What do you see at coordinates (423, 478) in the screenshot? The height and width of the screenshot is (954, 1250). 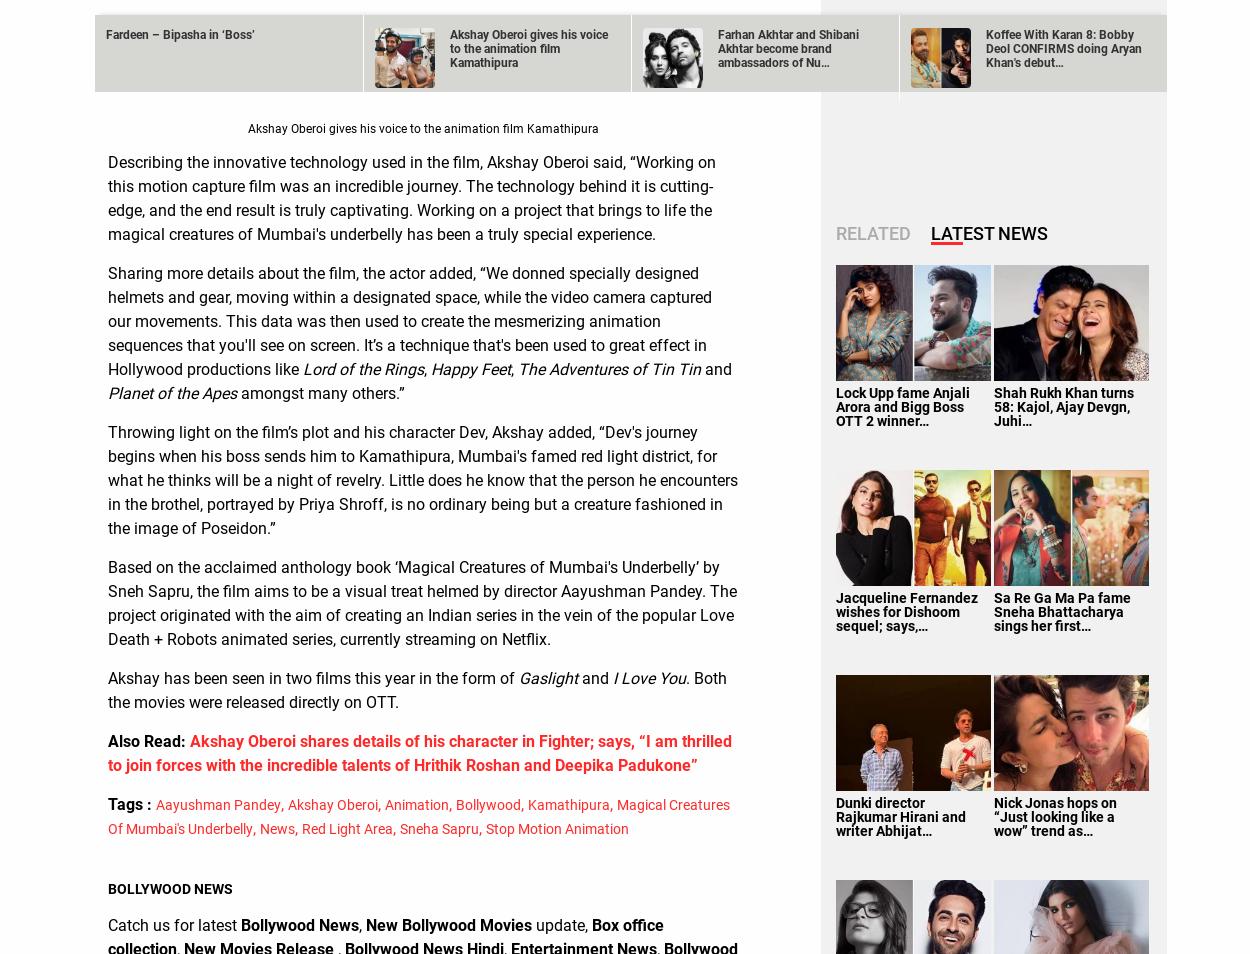 I see `'Throwing light on the film’s plot and his character Dev, Akshay added, “Dev's journey begins when his boss sends him to Kamathipura, Mumbai's famed red light district, for what he thinks will be a night of revelry. Little does he know that the person he encounters in the brothel, portrayed by Priya Shroff, is no ordinary being but a creature fashioned in the image of Poseidon.”'` at bounding box center [423, 478].